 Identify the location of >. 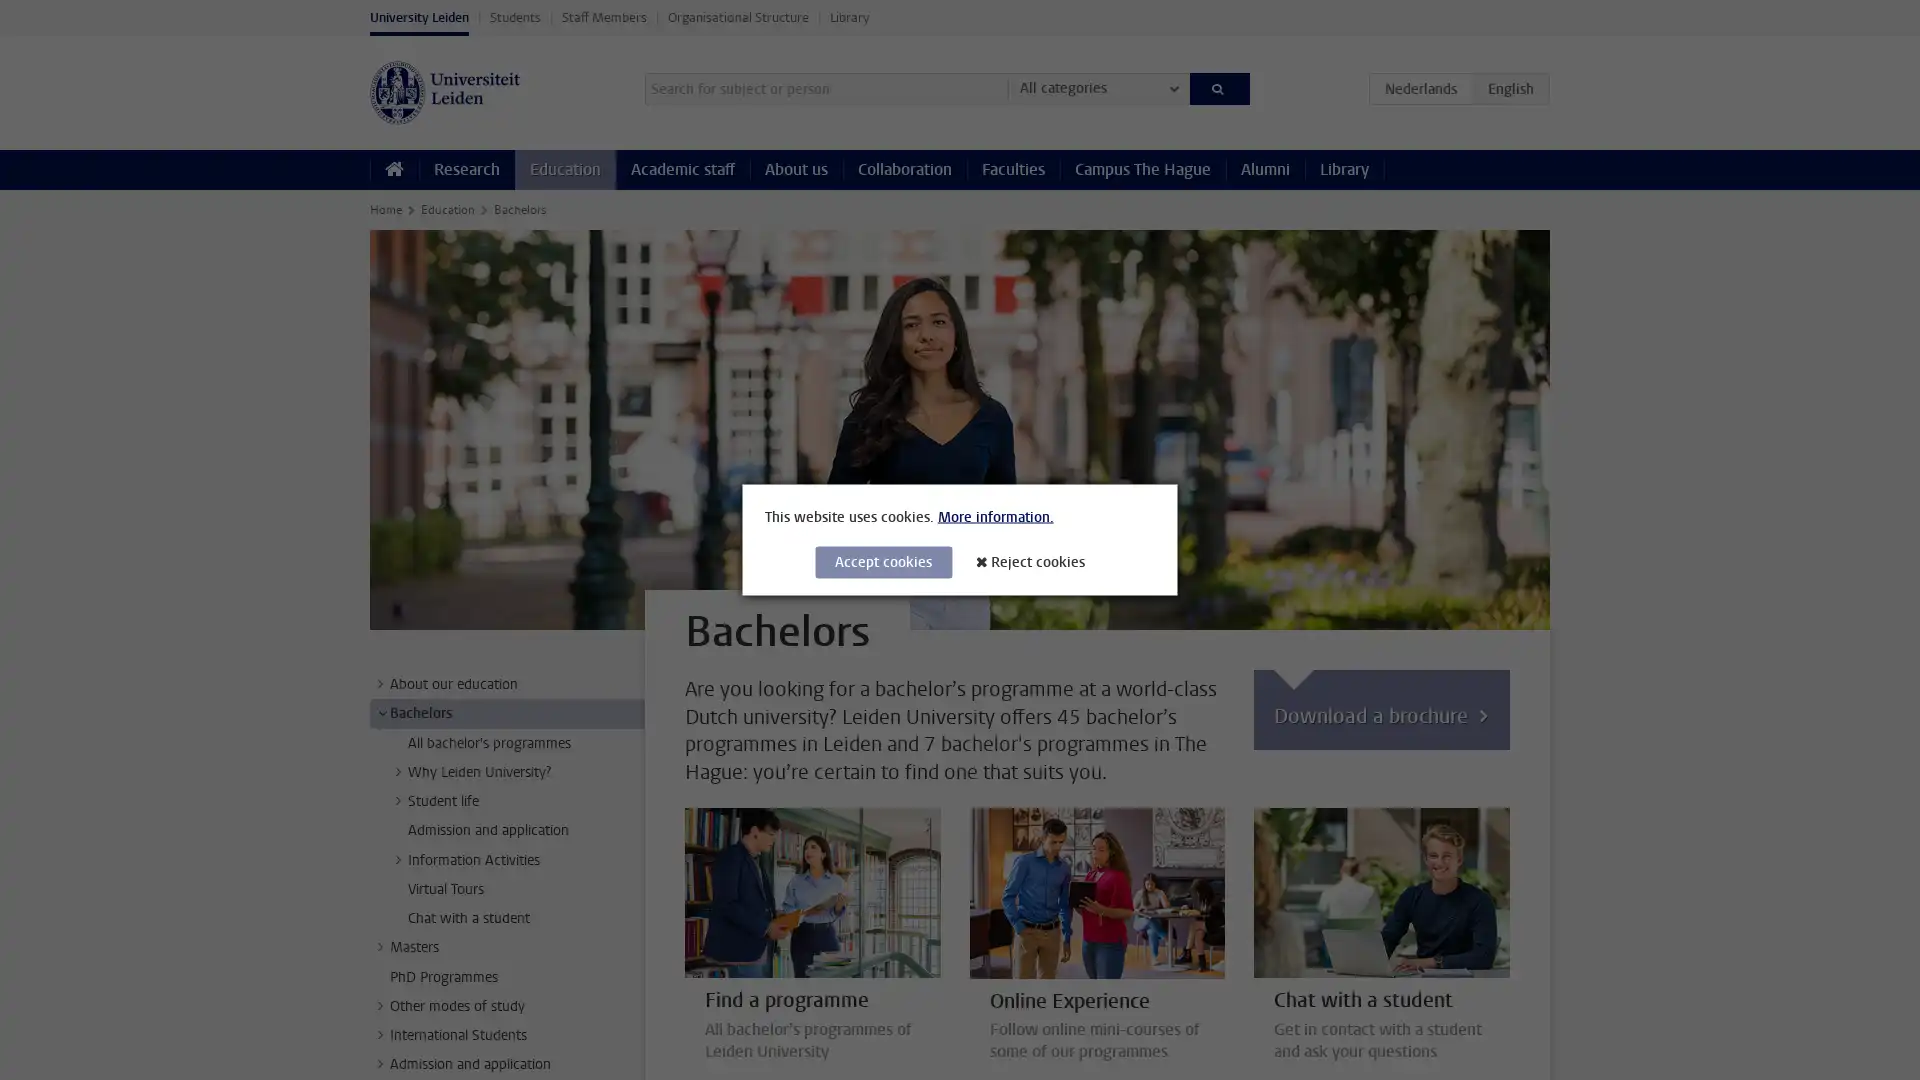
(382, 711).